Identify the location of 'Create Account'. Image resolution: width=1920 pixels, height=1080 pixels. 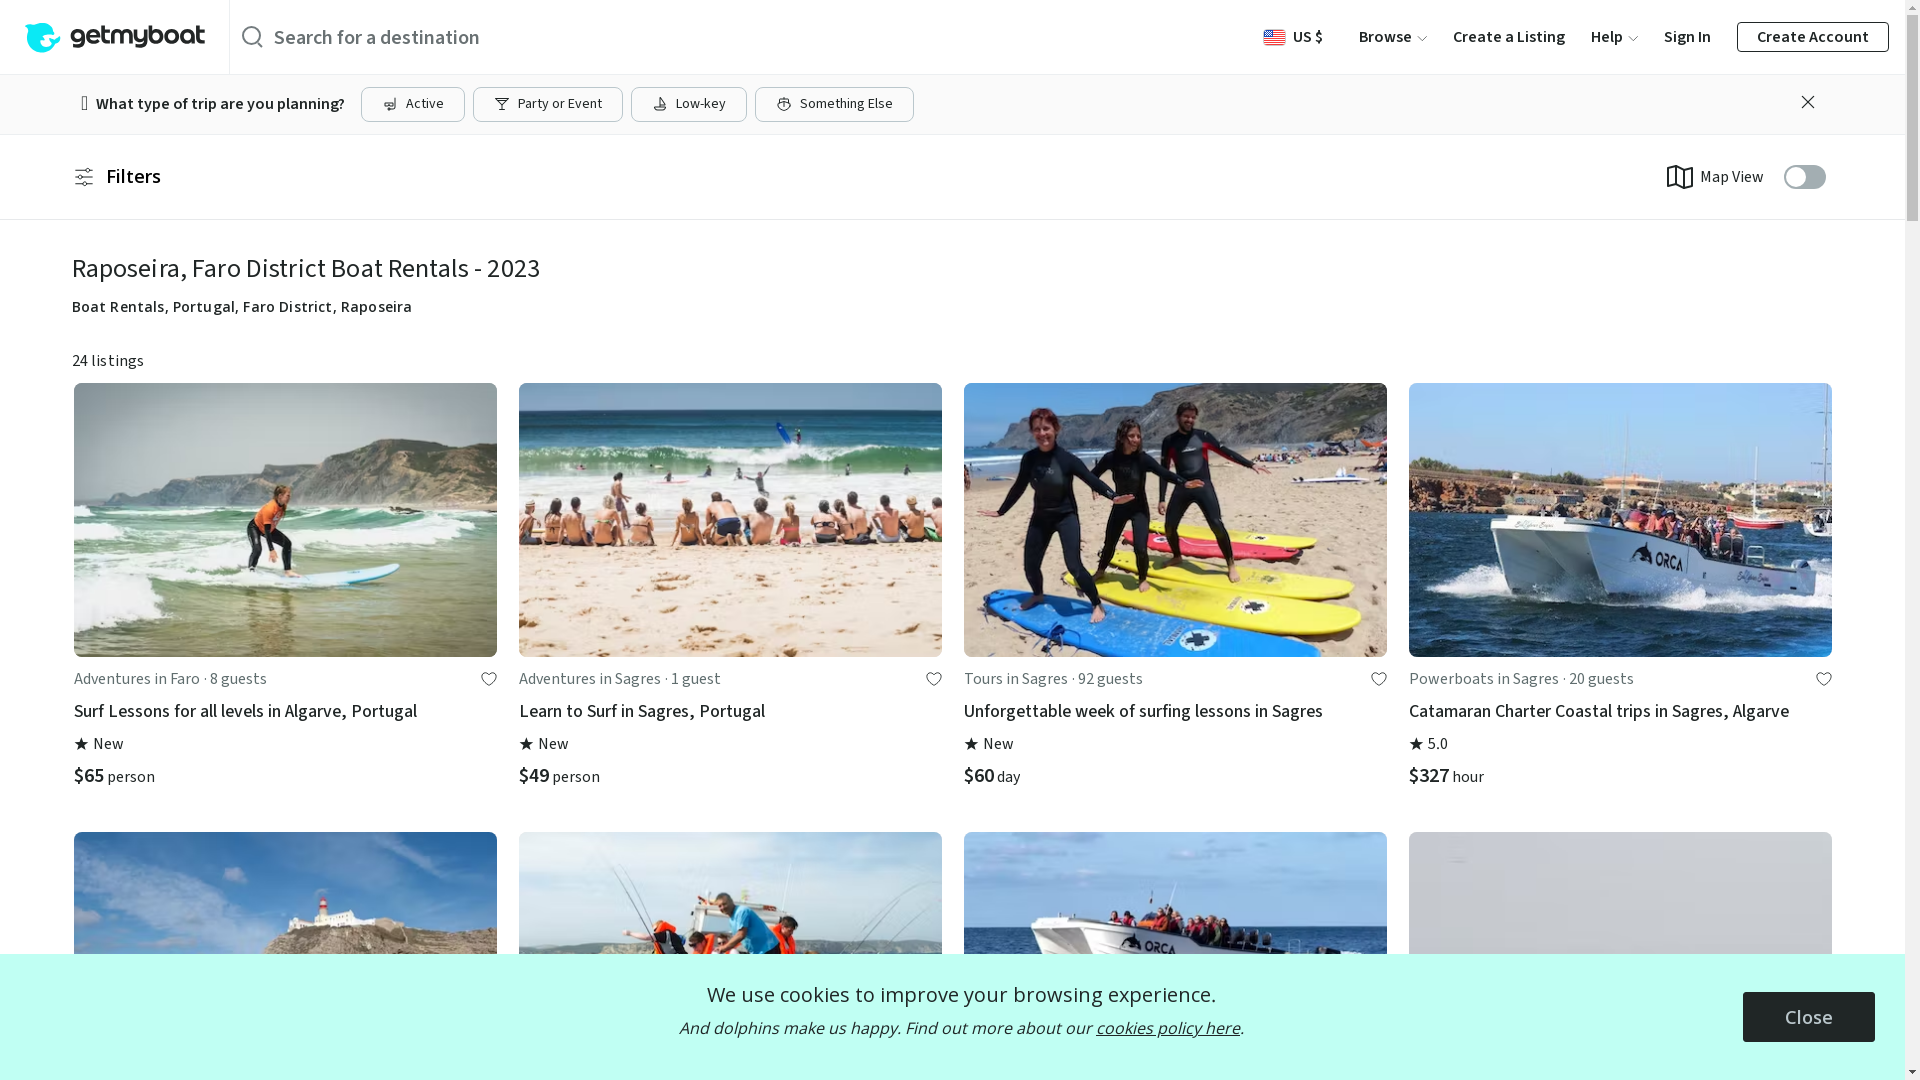
(1813, 37).